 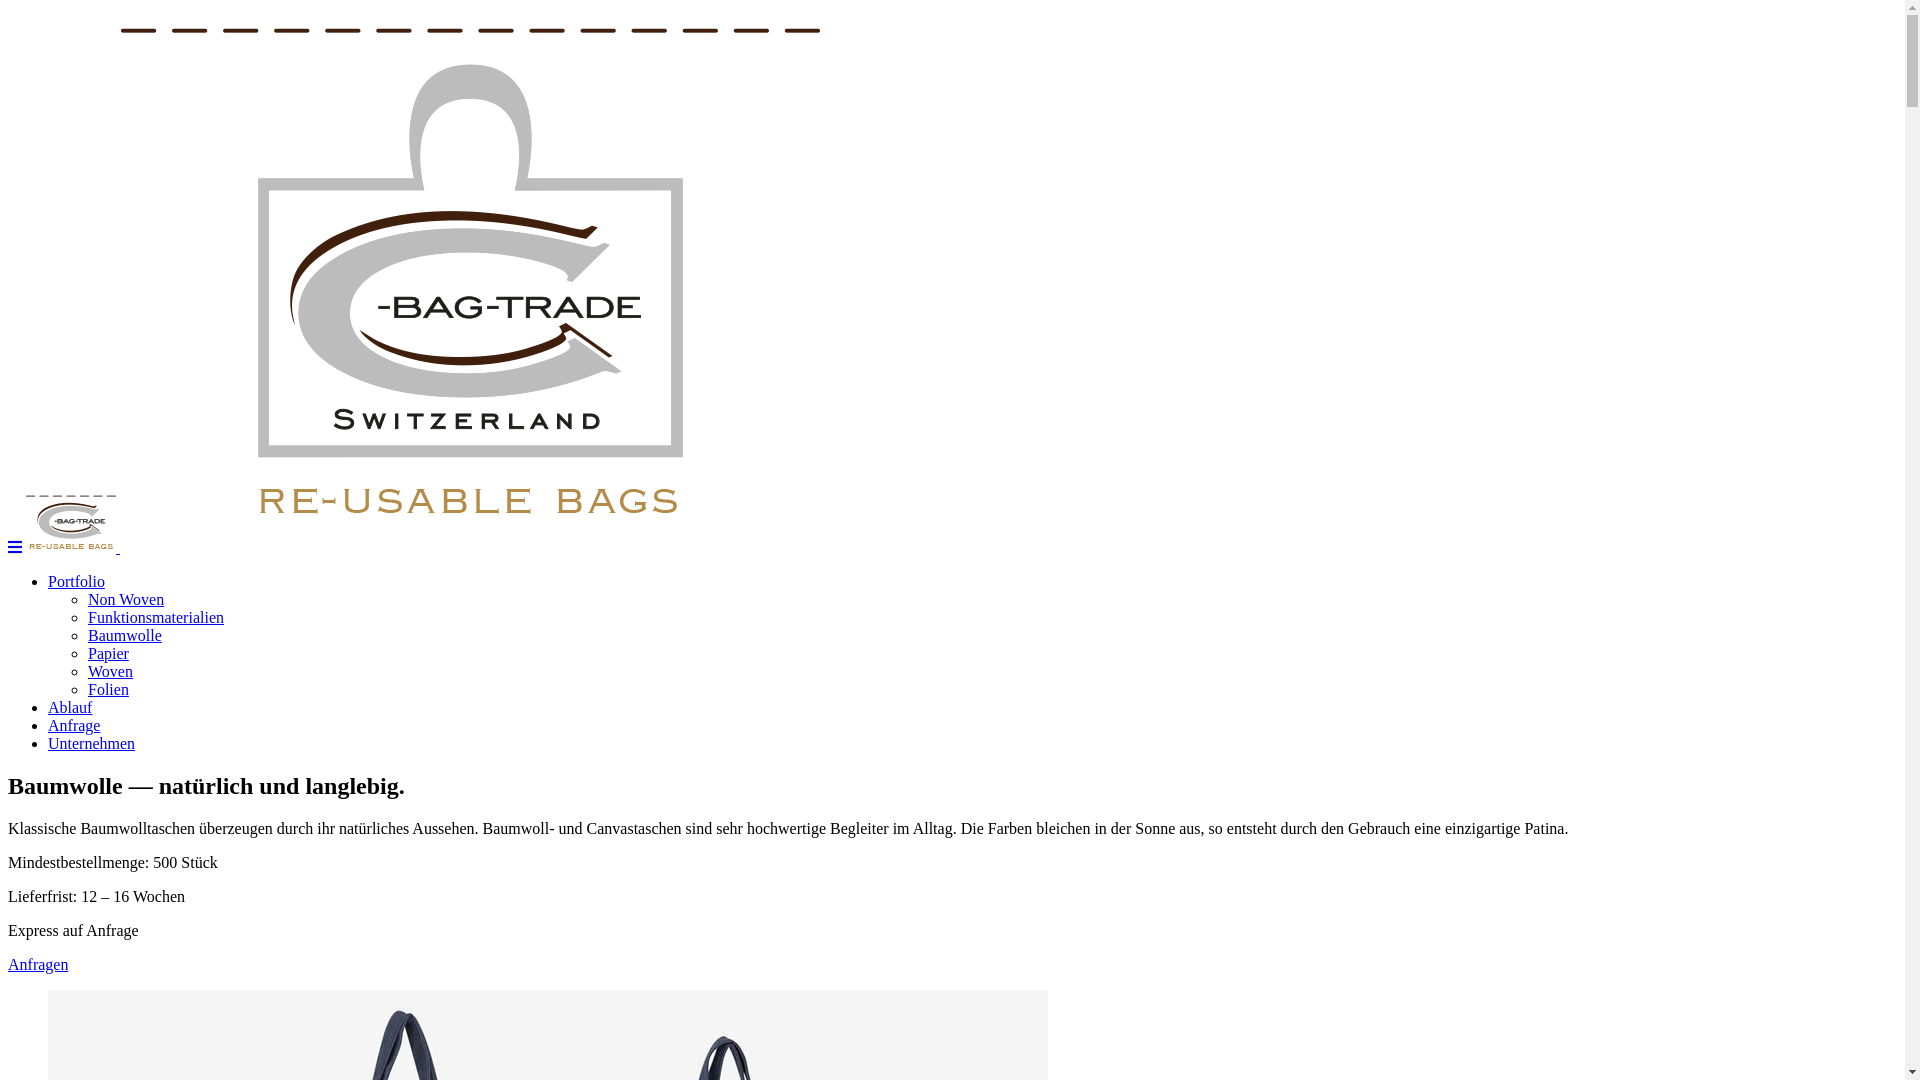 I want to click on 'Unternehmen', so click(x=90, y=743).